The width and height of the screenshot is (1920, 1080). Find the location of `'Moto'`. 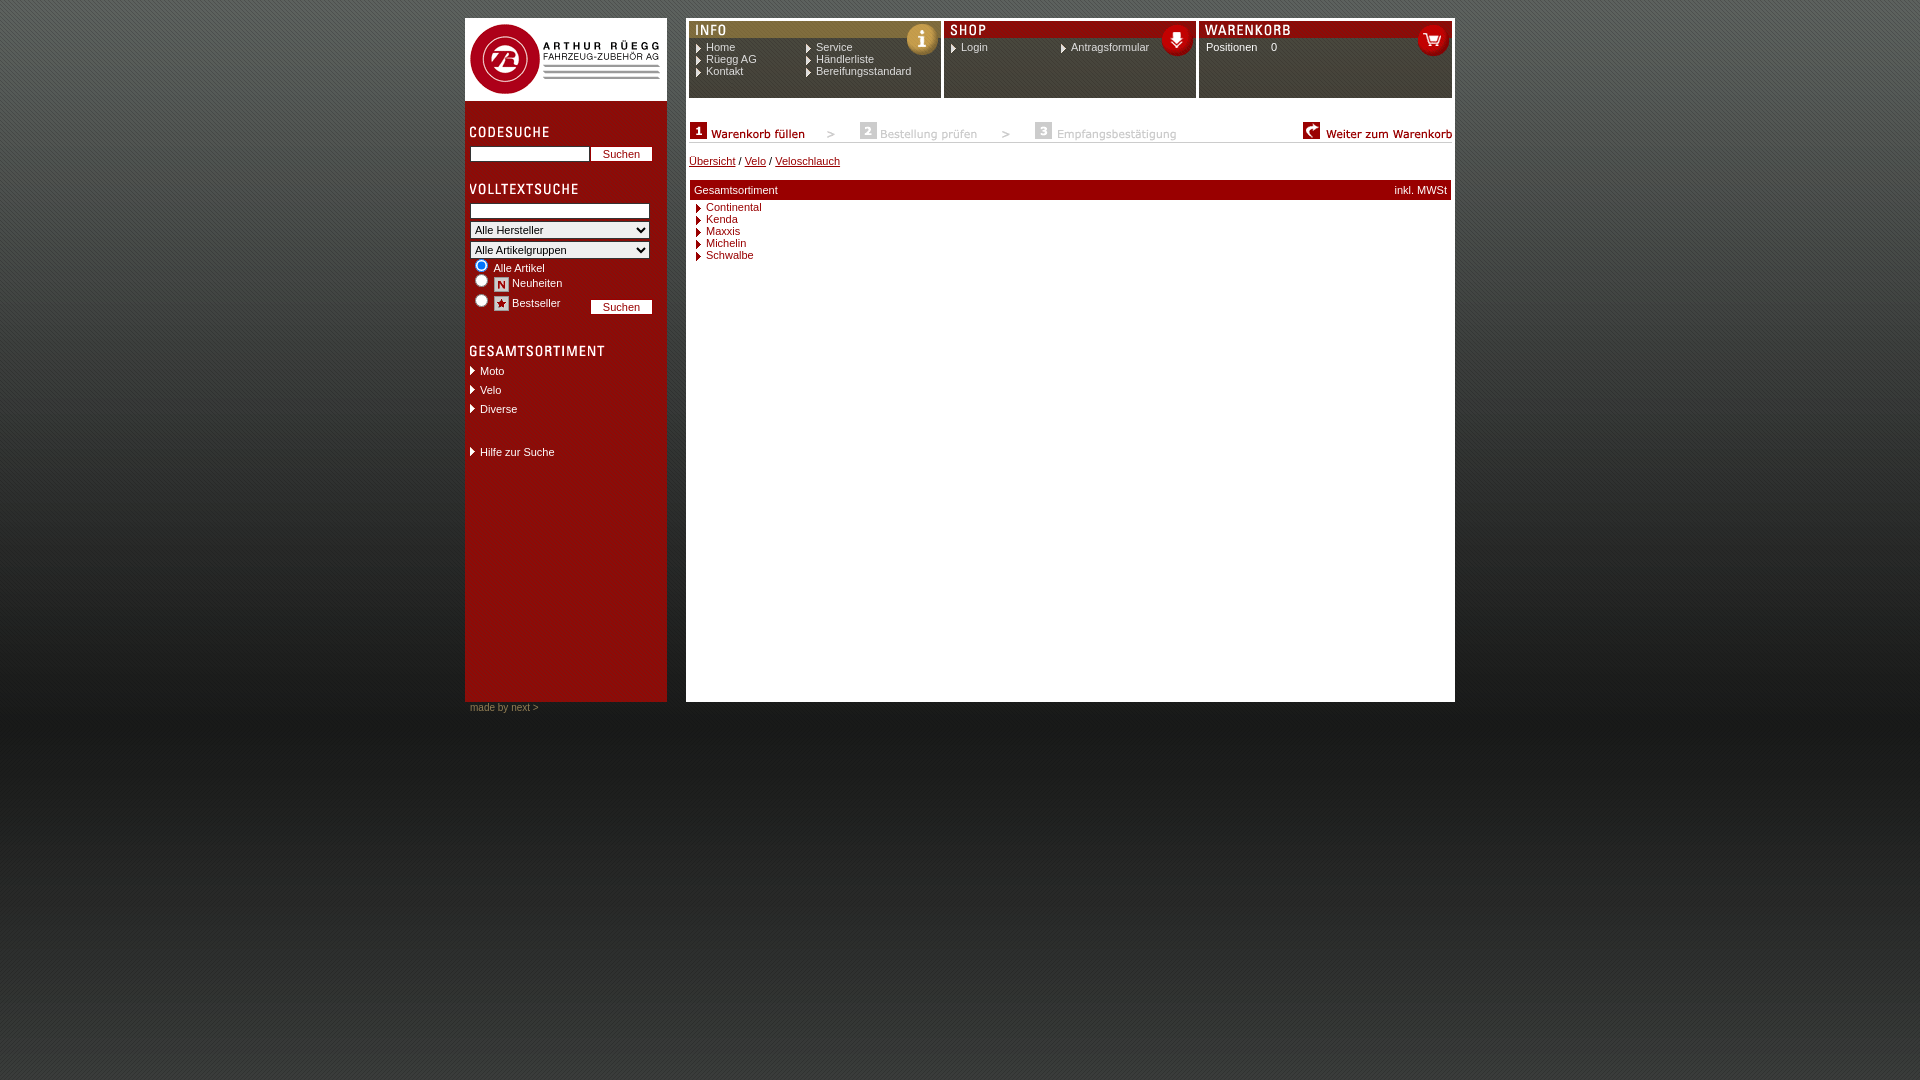

'Moto' is located at coordinates (550, 371).